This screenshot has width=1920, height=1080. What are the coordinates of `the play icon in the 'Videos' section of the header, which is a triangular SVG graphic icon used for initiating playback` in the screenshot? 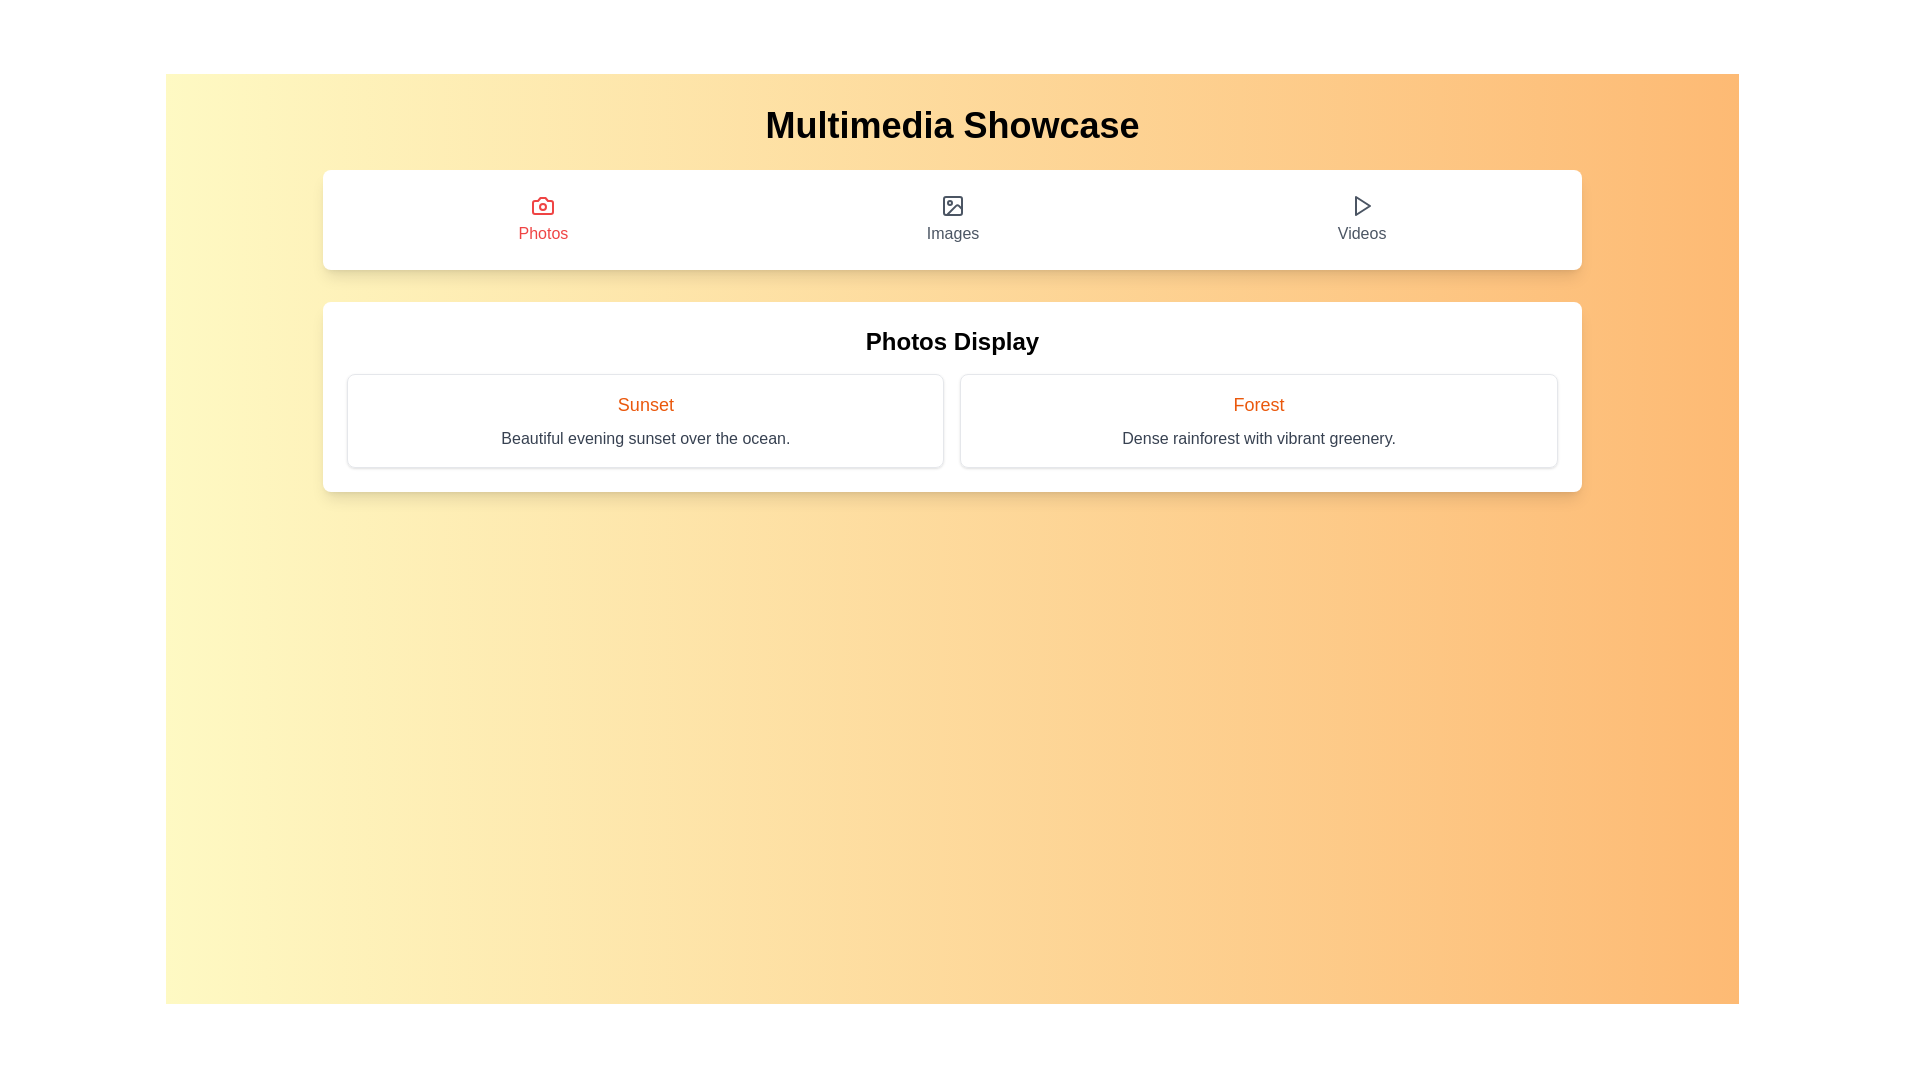 It's located at (1361, 205).